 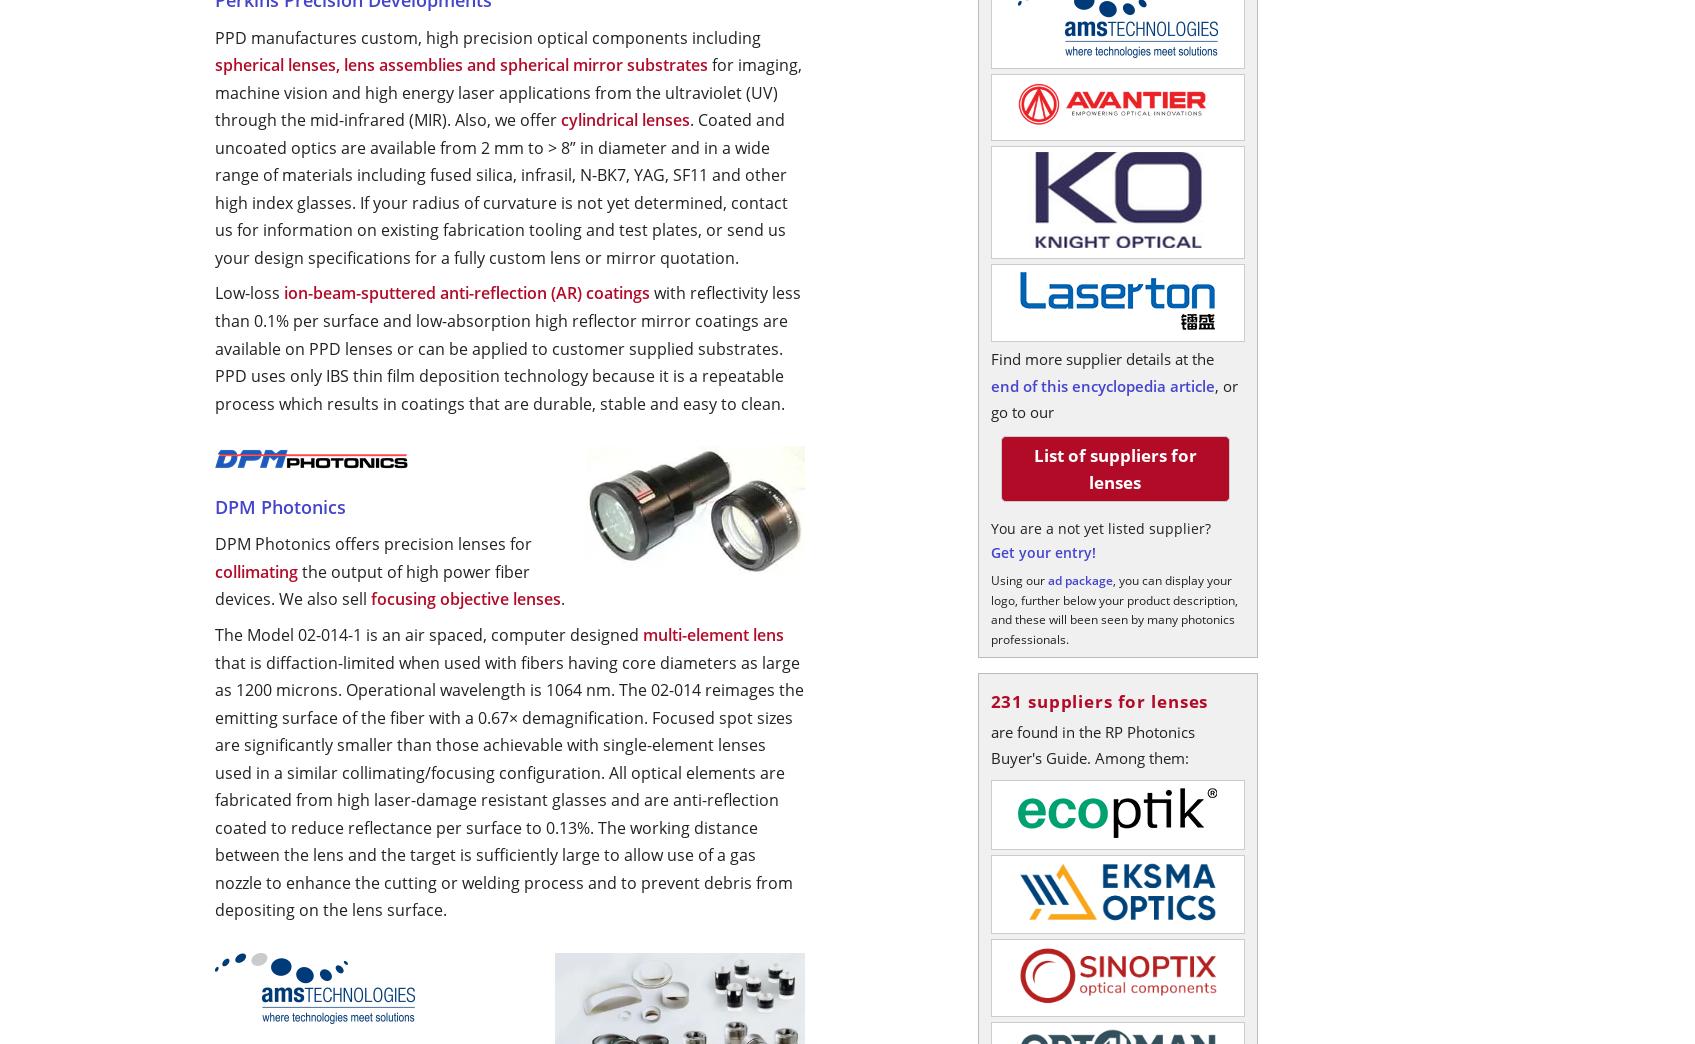 What do you see at coordinates (1112, 397) in the screenshot?
I see `', or go to our'` at bounding box center [1112, 397].